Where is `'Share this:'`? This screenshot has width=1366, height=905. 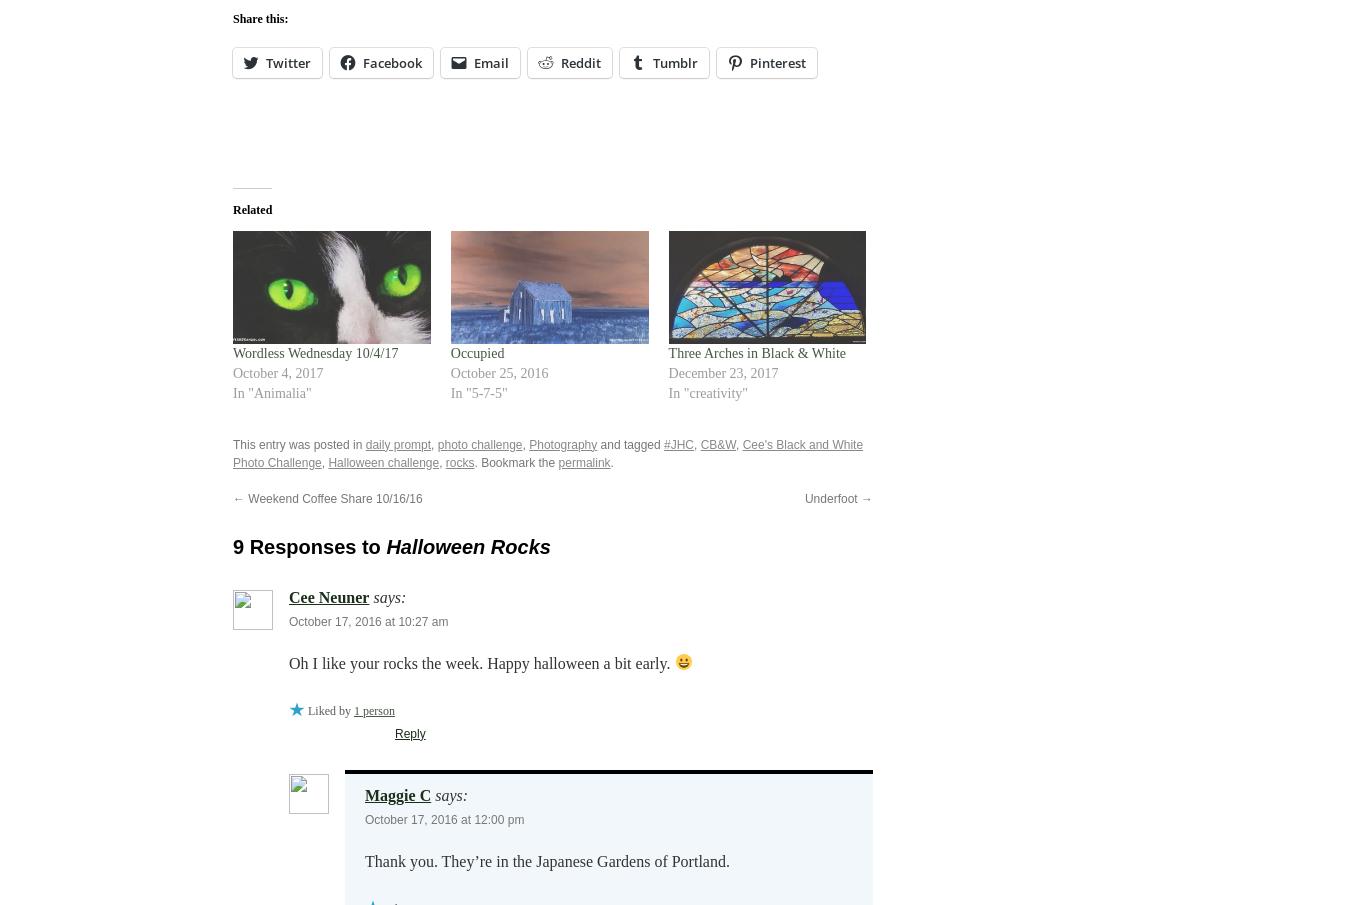 'Share this:' is located at coordinates (233, 17).